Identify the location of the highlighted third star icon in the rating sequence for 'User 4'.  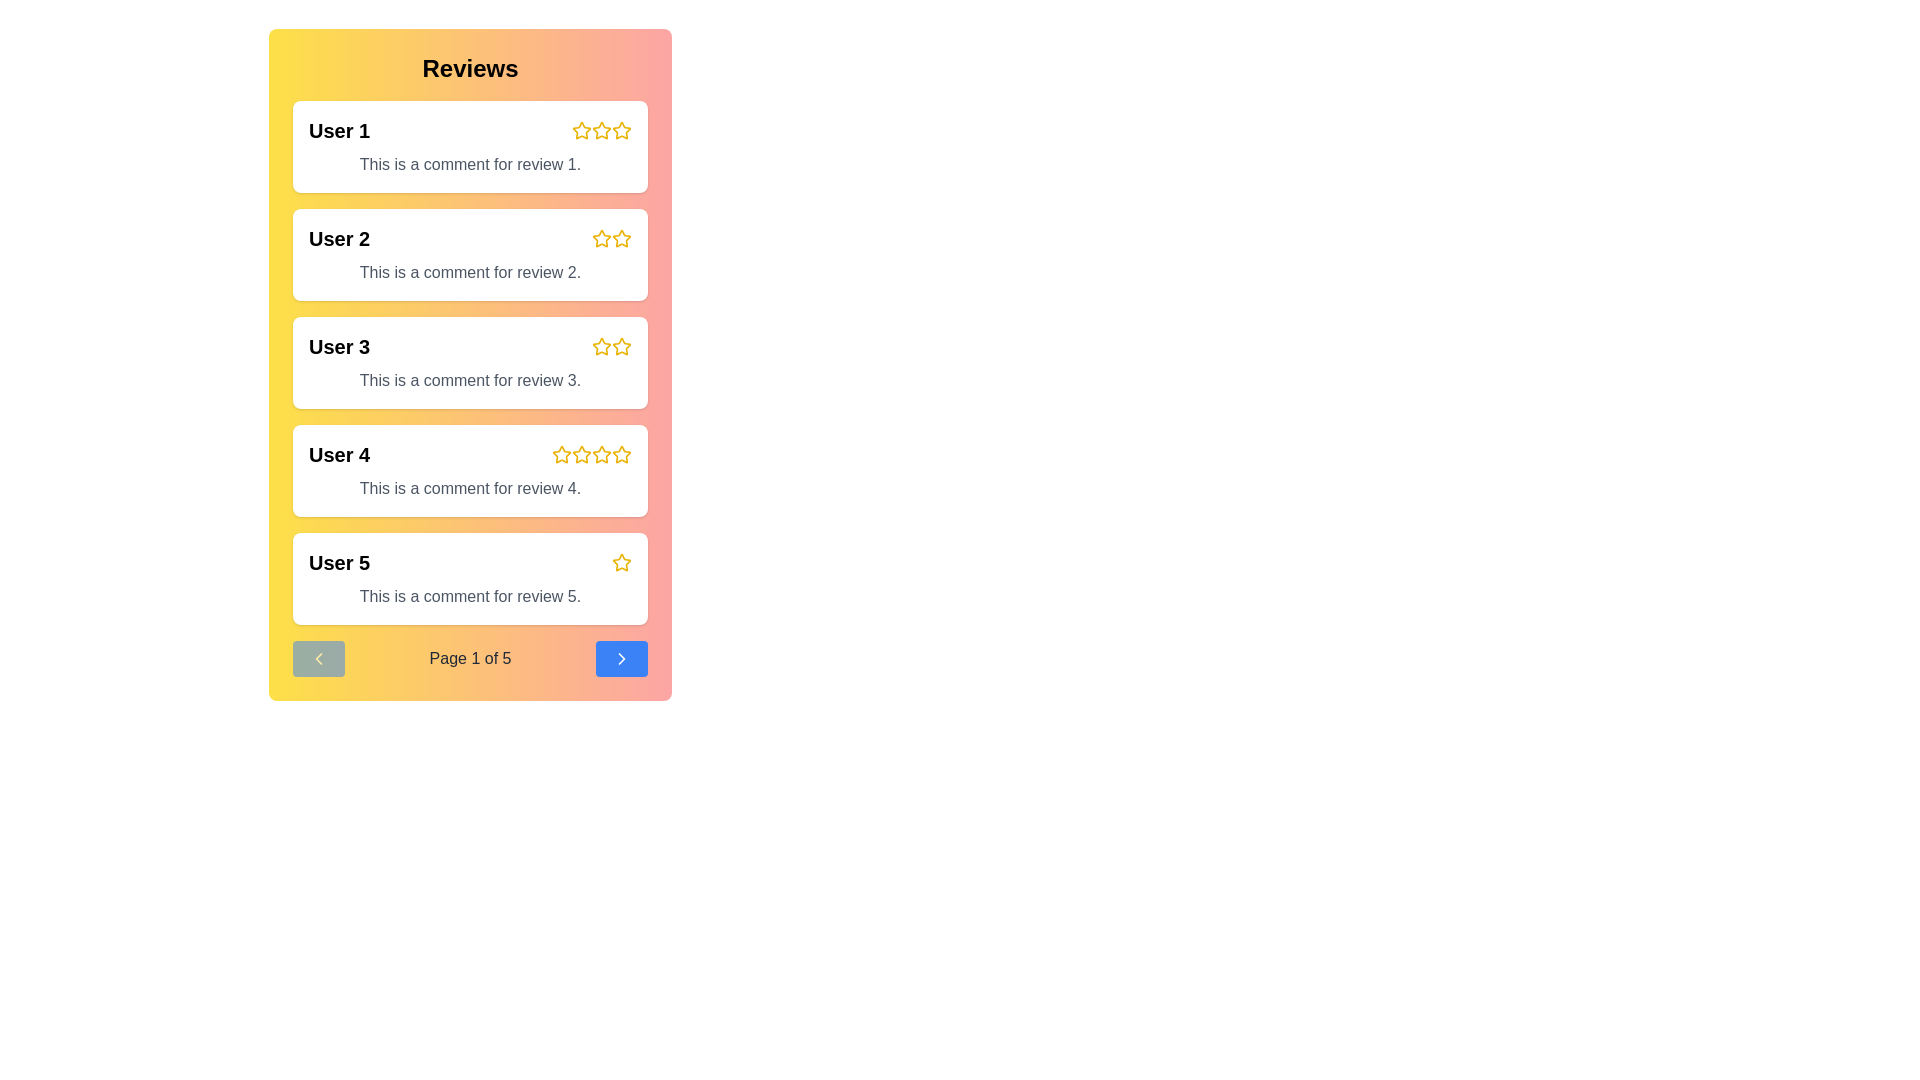
(590, 455).